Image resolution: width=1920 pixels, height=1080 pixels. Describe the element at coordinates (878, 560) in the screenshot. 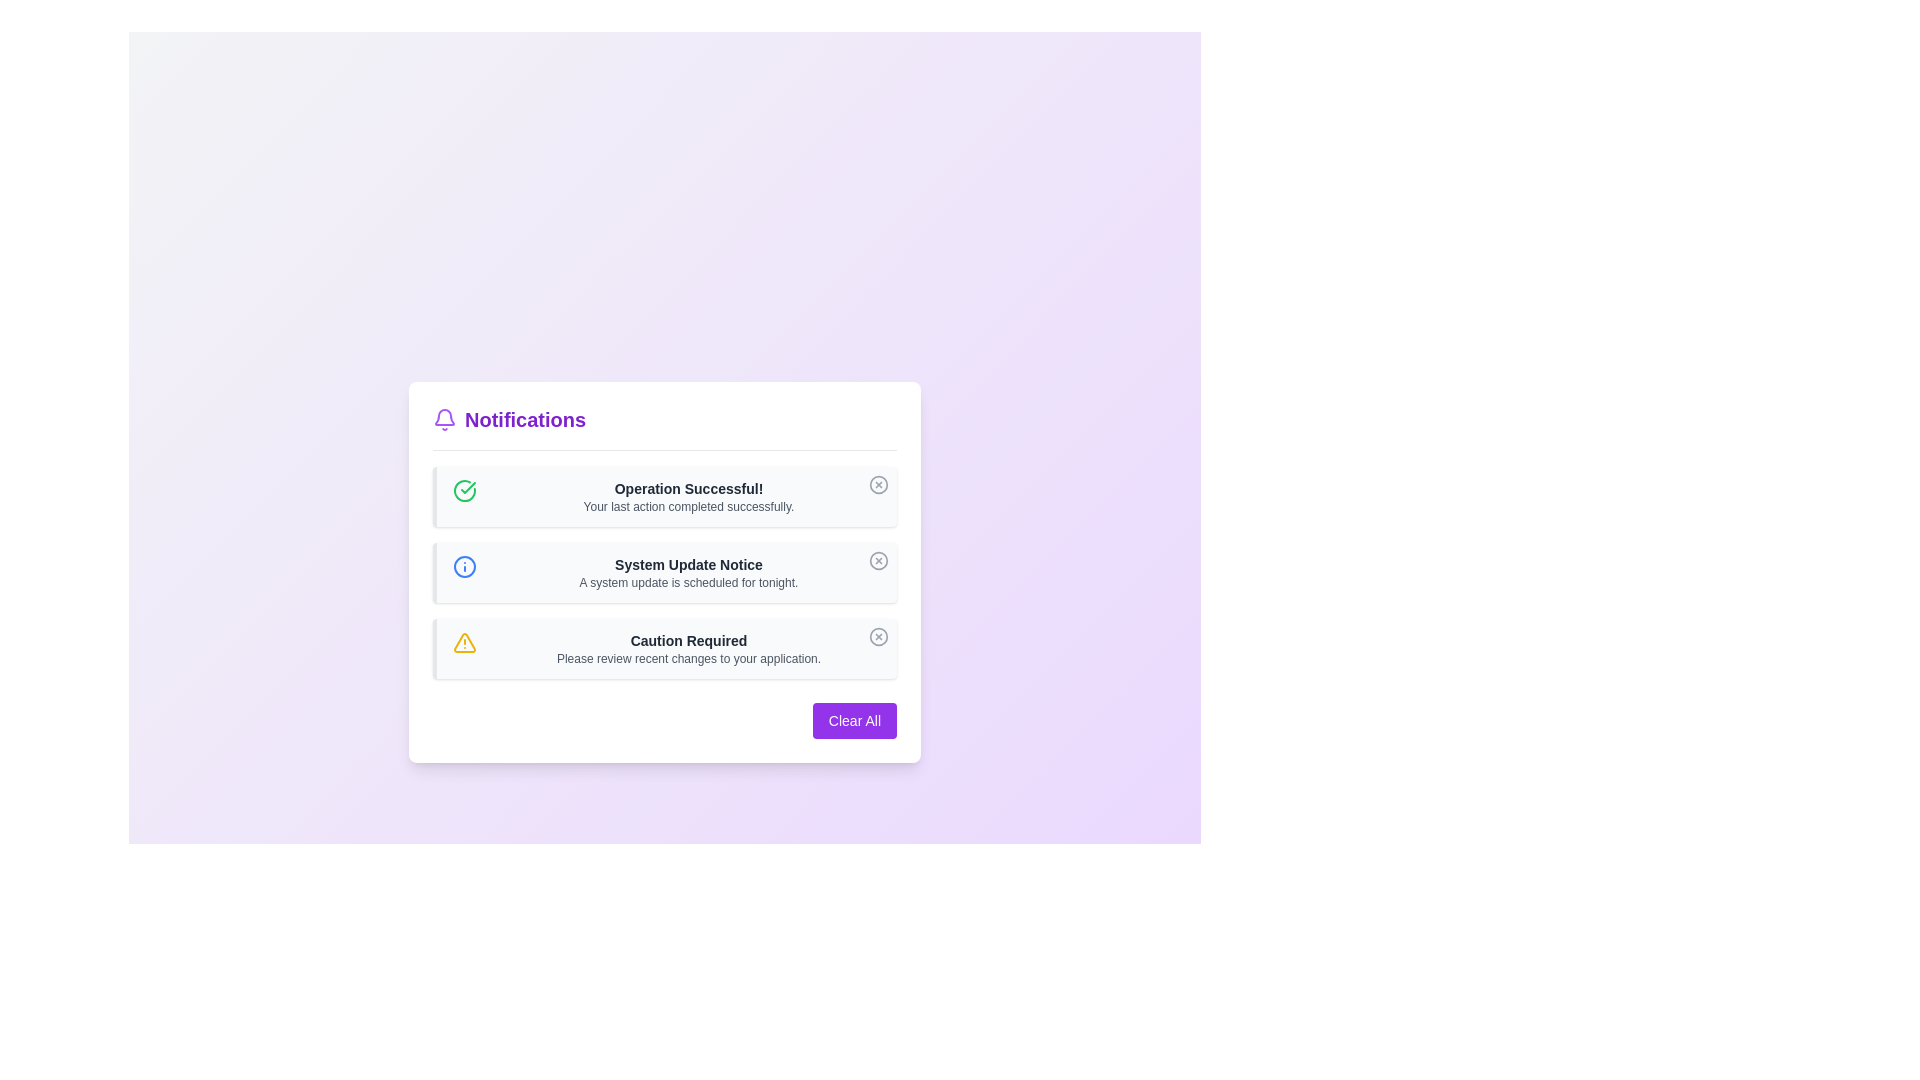

I see `the circular SVG element that serves as a close icon for the second notification entry, adjacent to the 'System Update Notice' text, for keyboard actions` at that location.